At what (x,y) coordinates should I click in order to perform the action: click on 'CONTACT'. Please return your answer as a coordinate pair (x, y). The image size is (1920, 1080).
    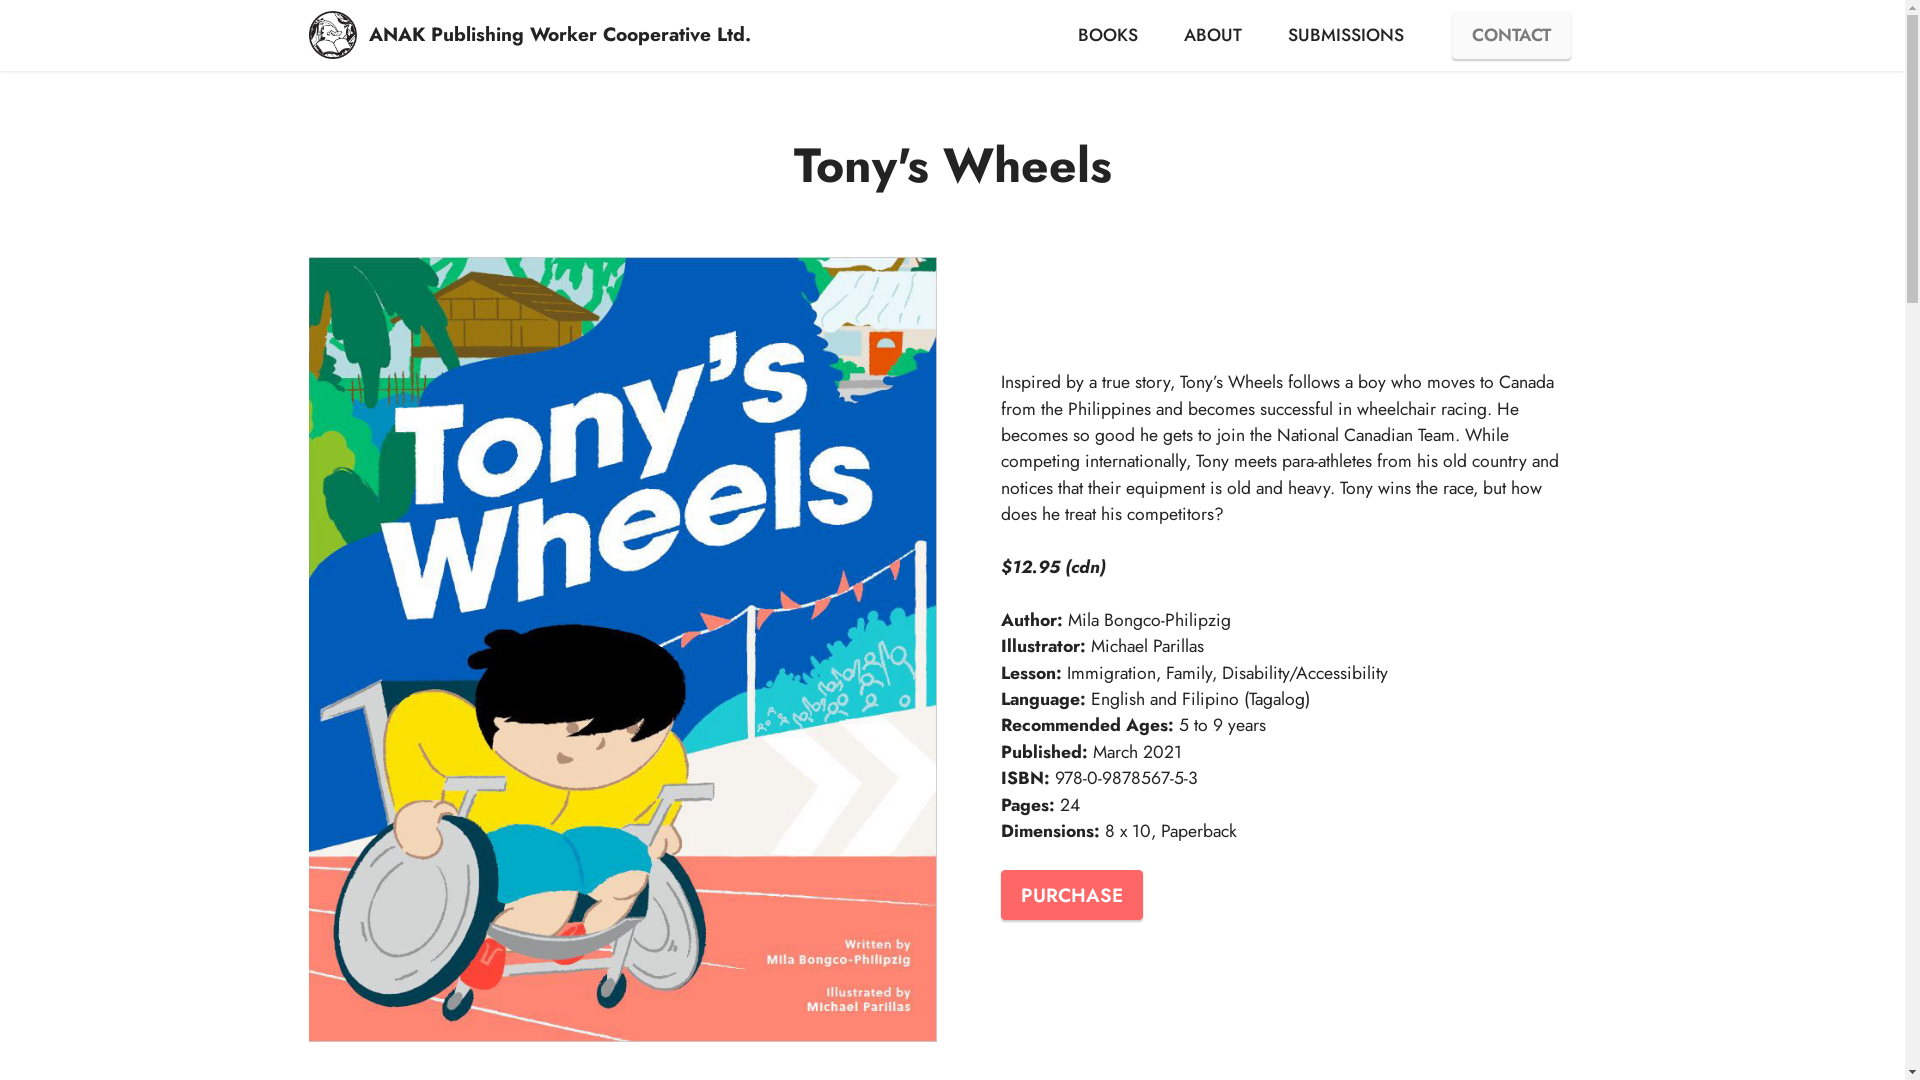
    Looking at the image, I should click on (1511, 34).